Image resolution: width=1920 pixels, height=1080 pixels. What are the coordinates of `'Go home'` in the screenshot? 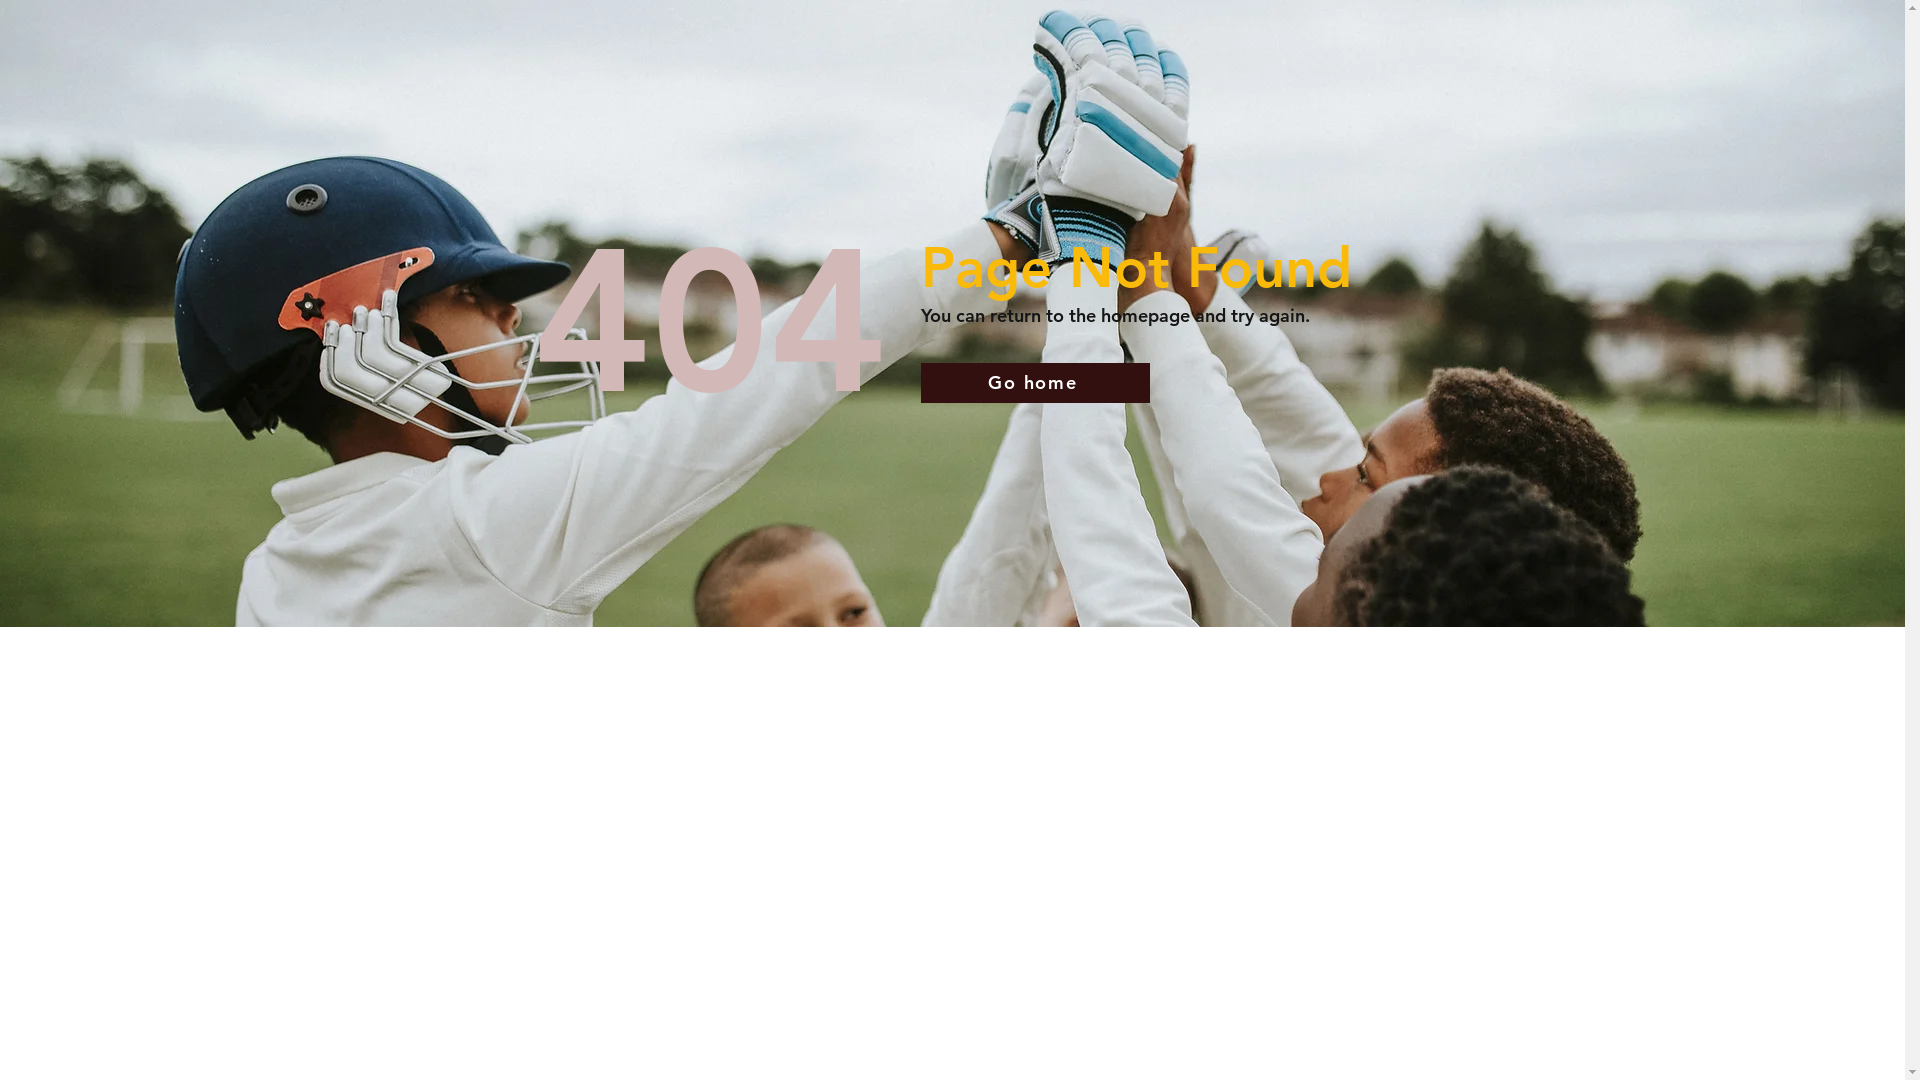 It's located at (1034, 382).